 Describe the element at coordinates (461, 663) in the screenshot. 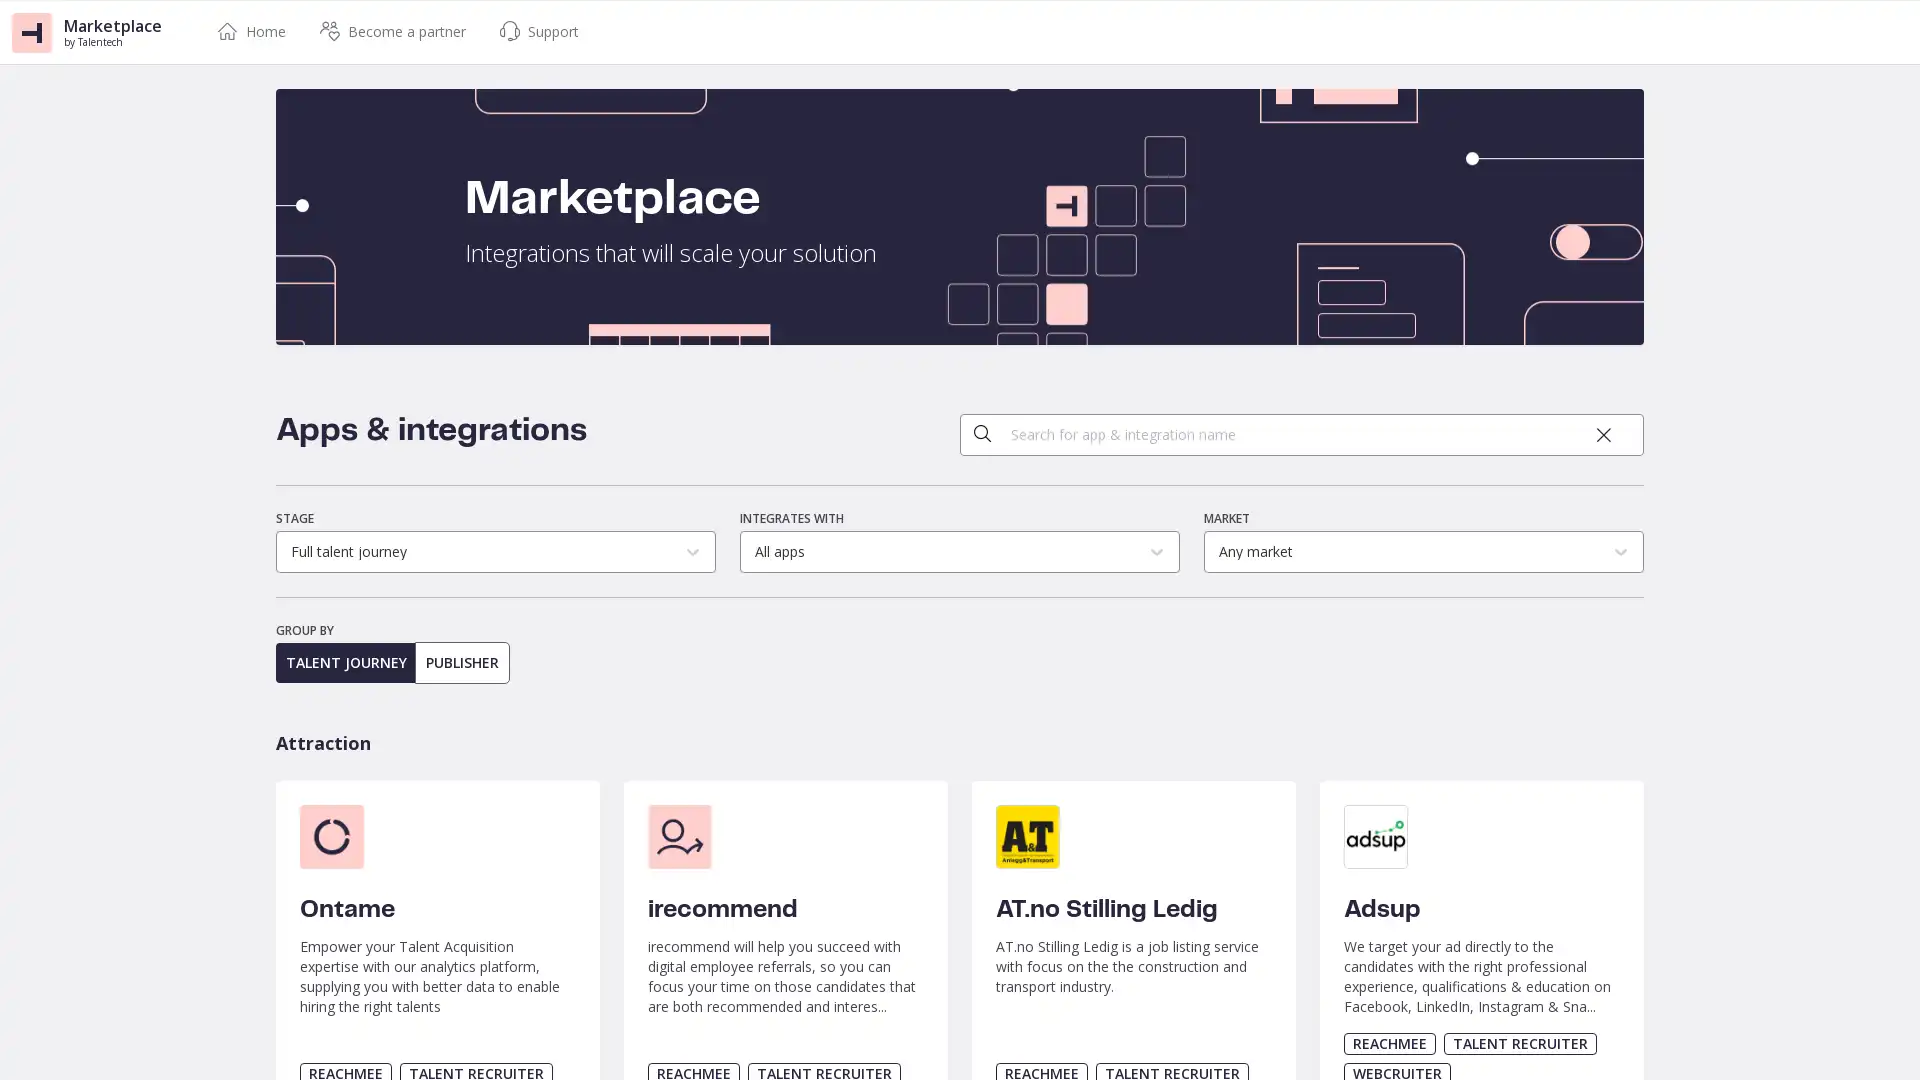

I see `Publisher` at that location.